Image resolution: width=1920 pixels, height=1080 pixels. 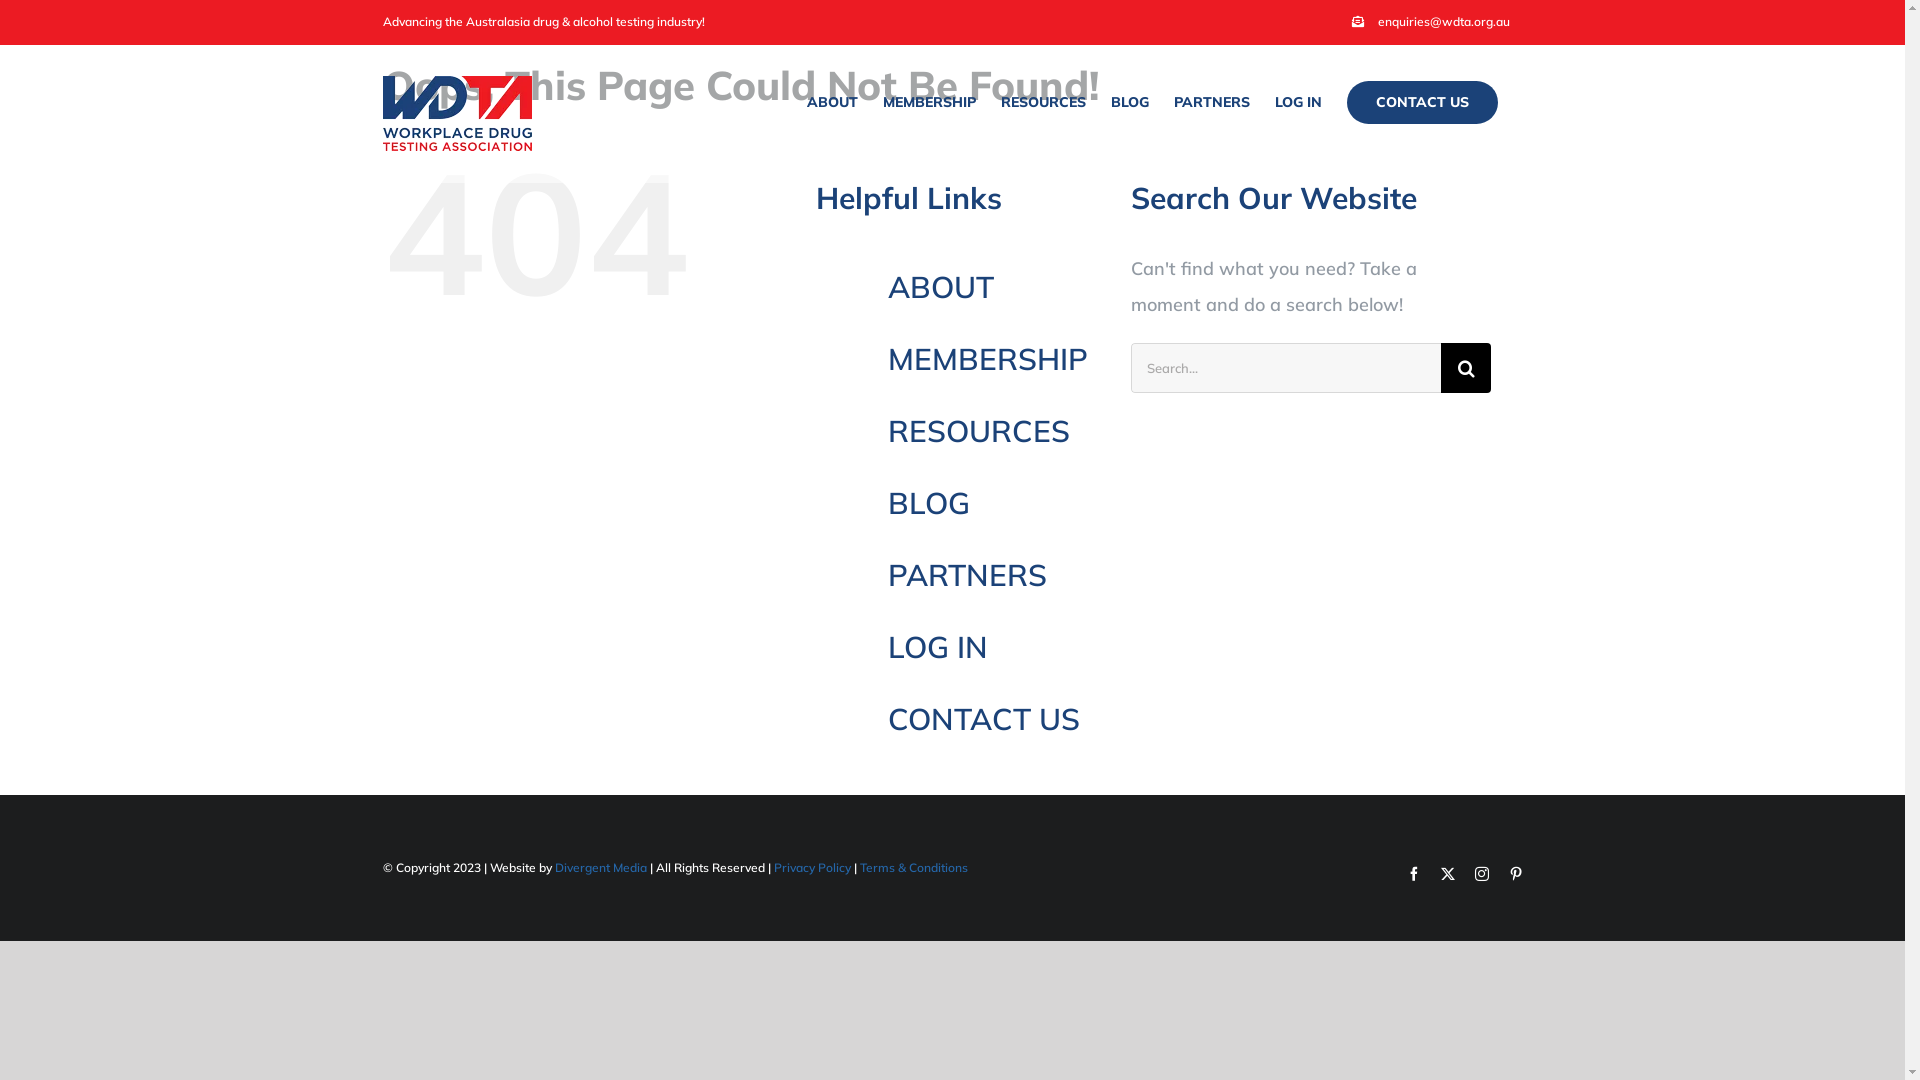 I want to click on 'LOG IN', so click(x=1297, y=101).